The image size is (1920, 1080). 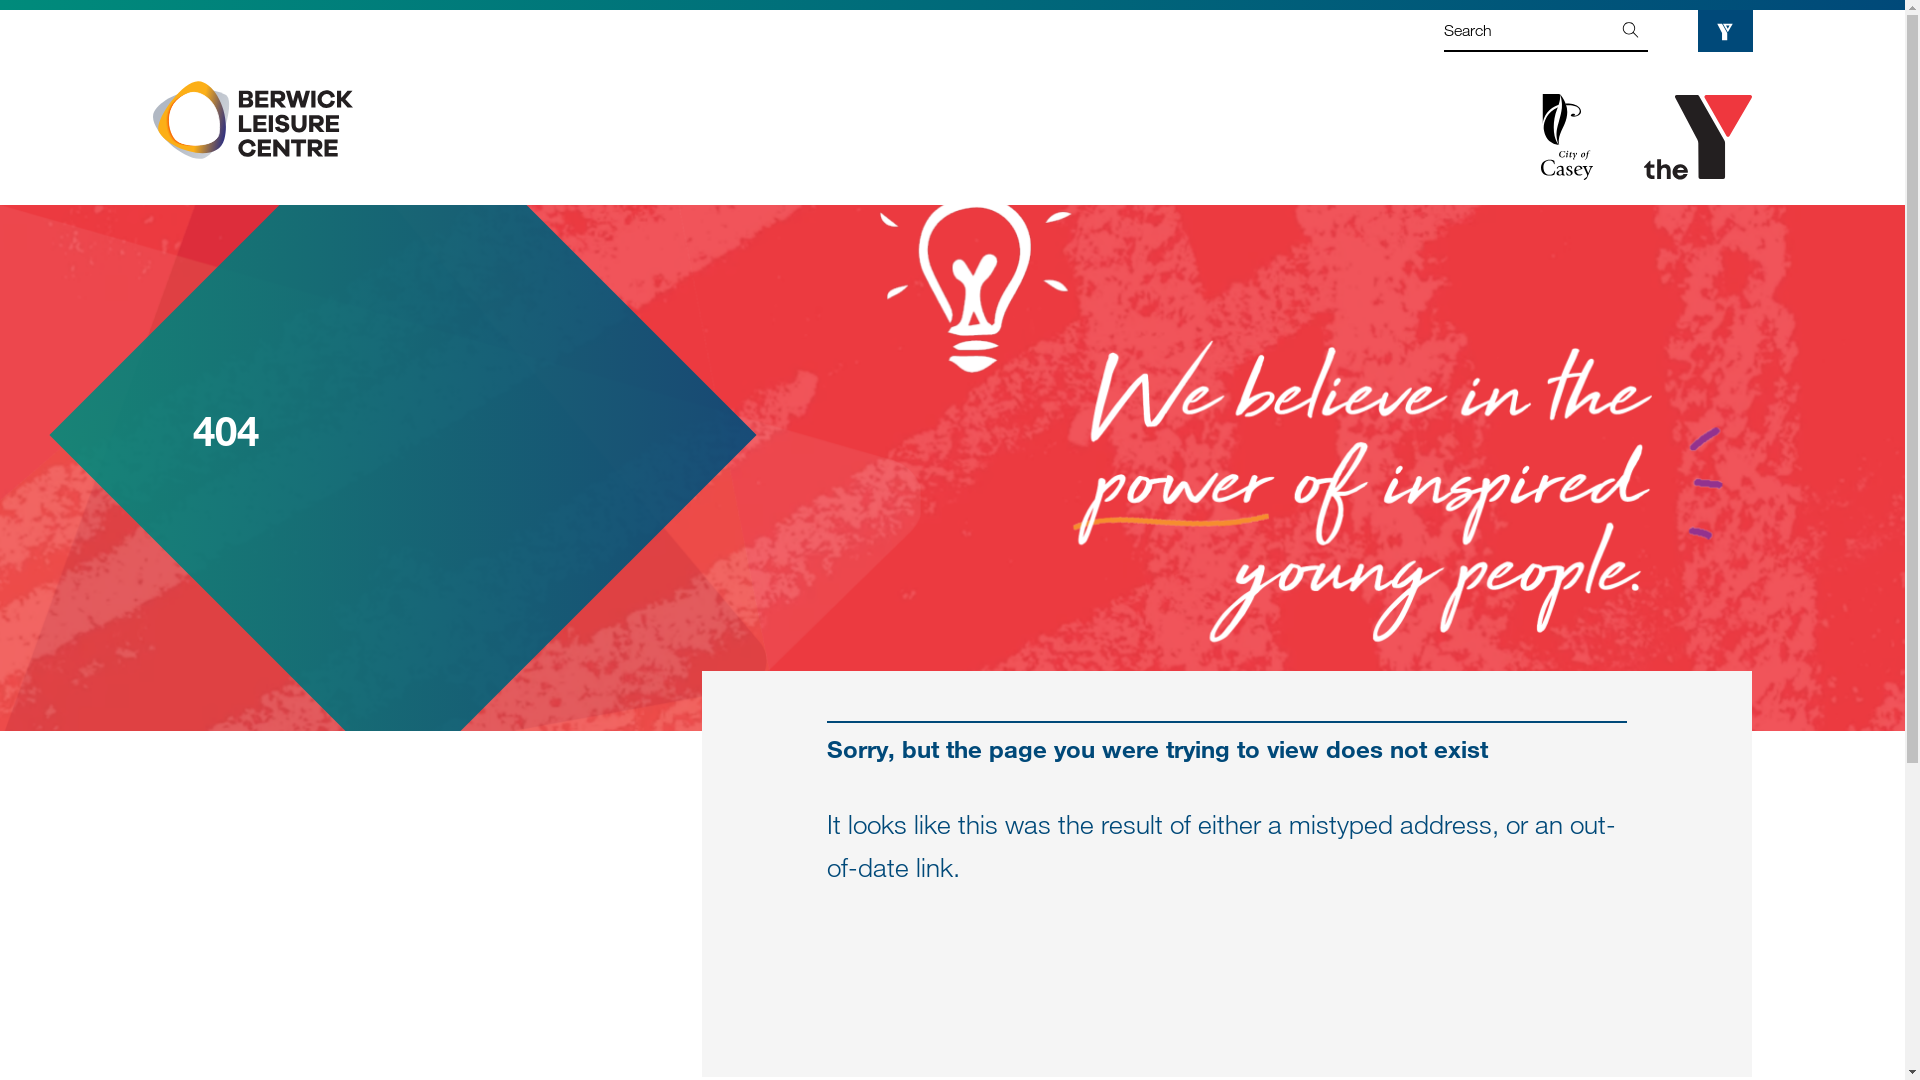 I want to click on 'Go', so click(x=1612, y=30).